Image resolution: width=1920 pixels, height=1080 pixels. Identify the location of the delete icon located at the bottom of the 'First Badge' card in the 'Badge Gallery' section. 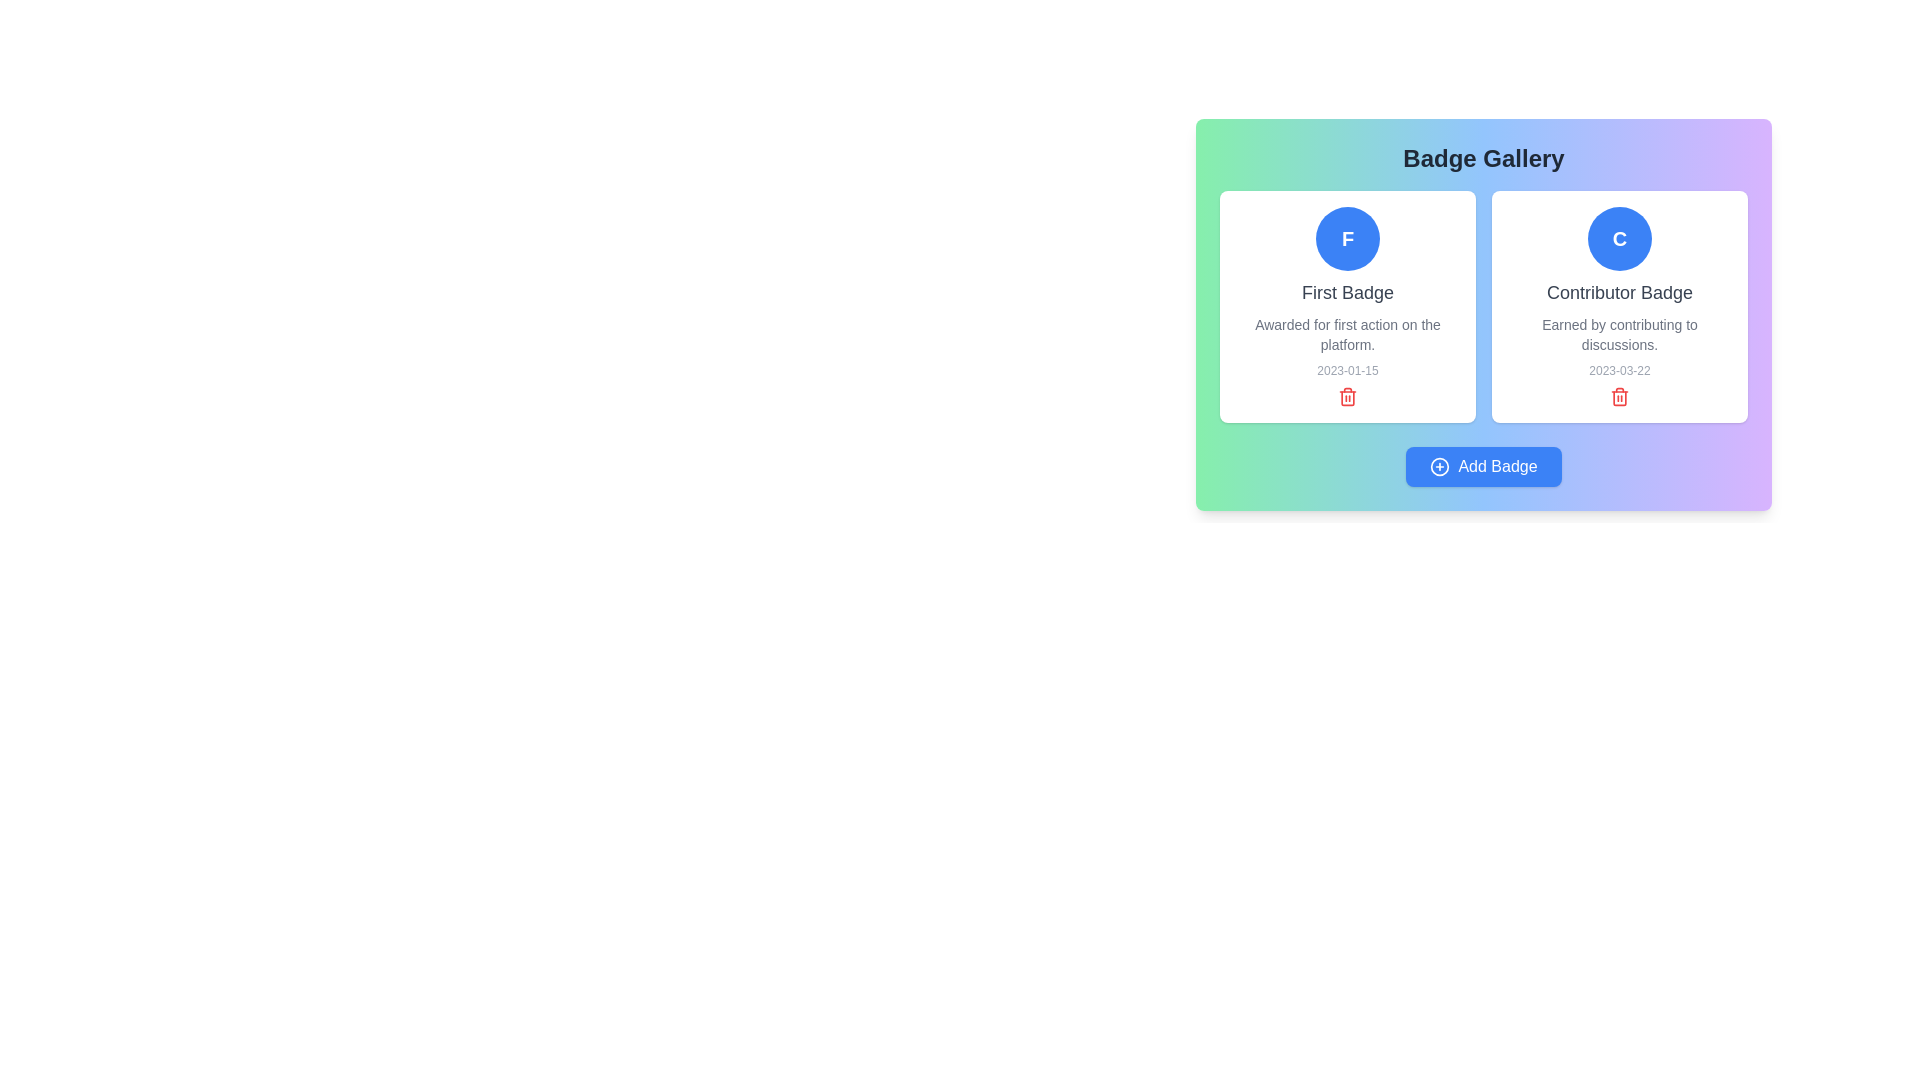
(1348, 397).